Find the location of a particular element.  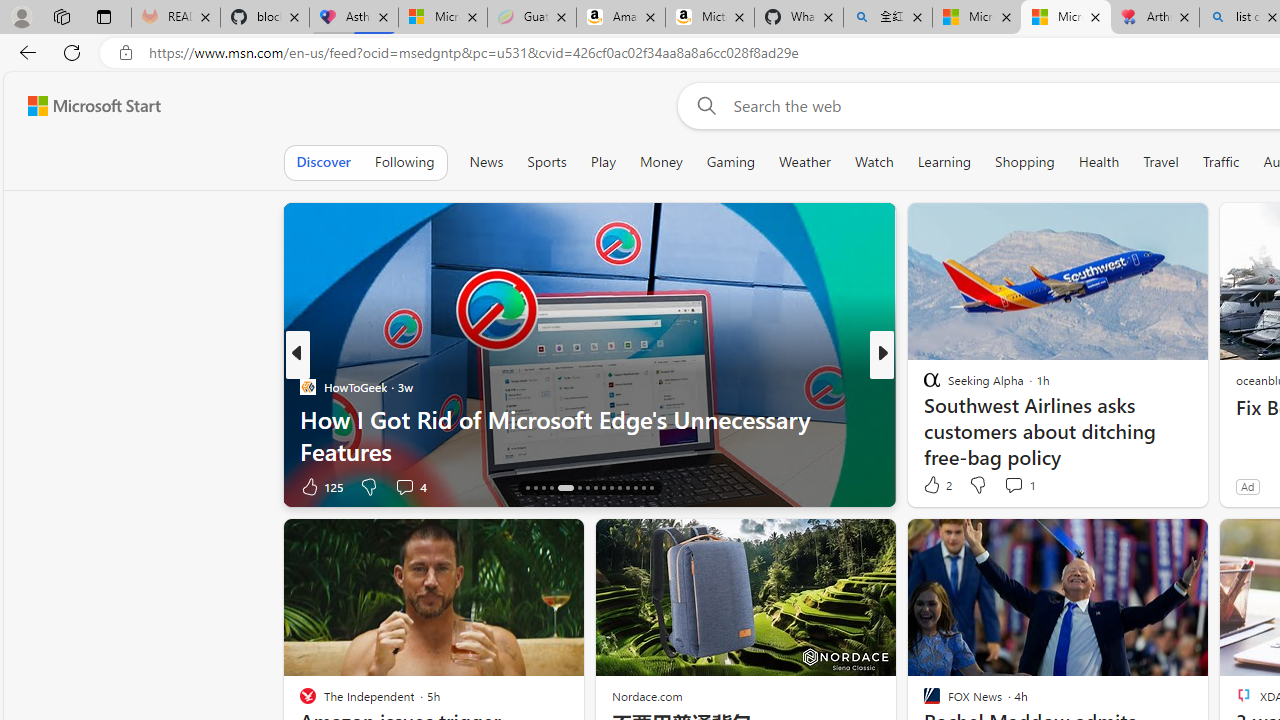

'View comments 25 Comment' is located at coordinates (1014, 486).